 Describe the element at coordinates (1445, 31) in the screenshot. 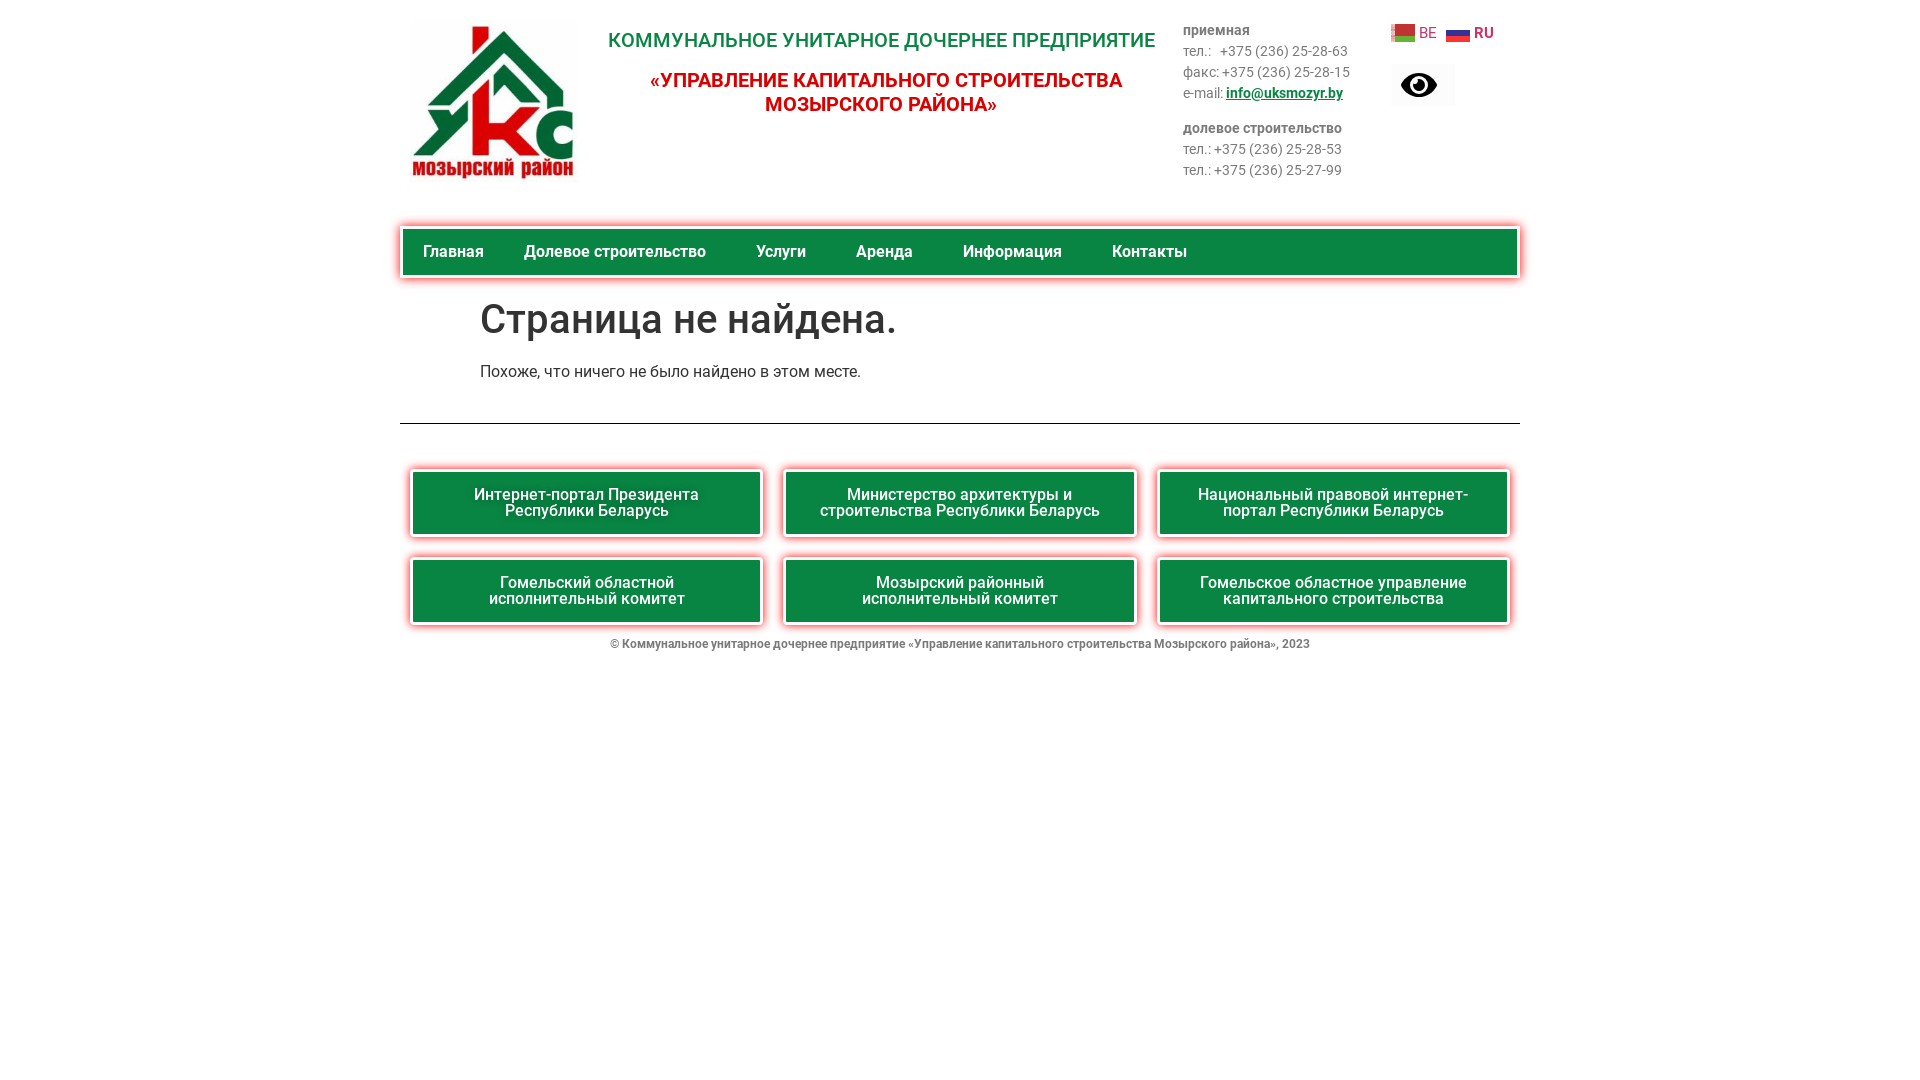

I see `'RU'` at that location.